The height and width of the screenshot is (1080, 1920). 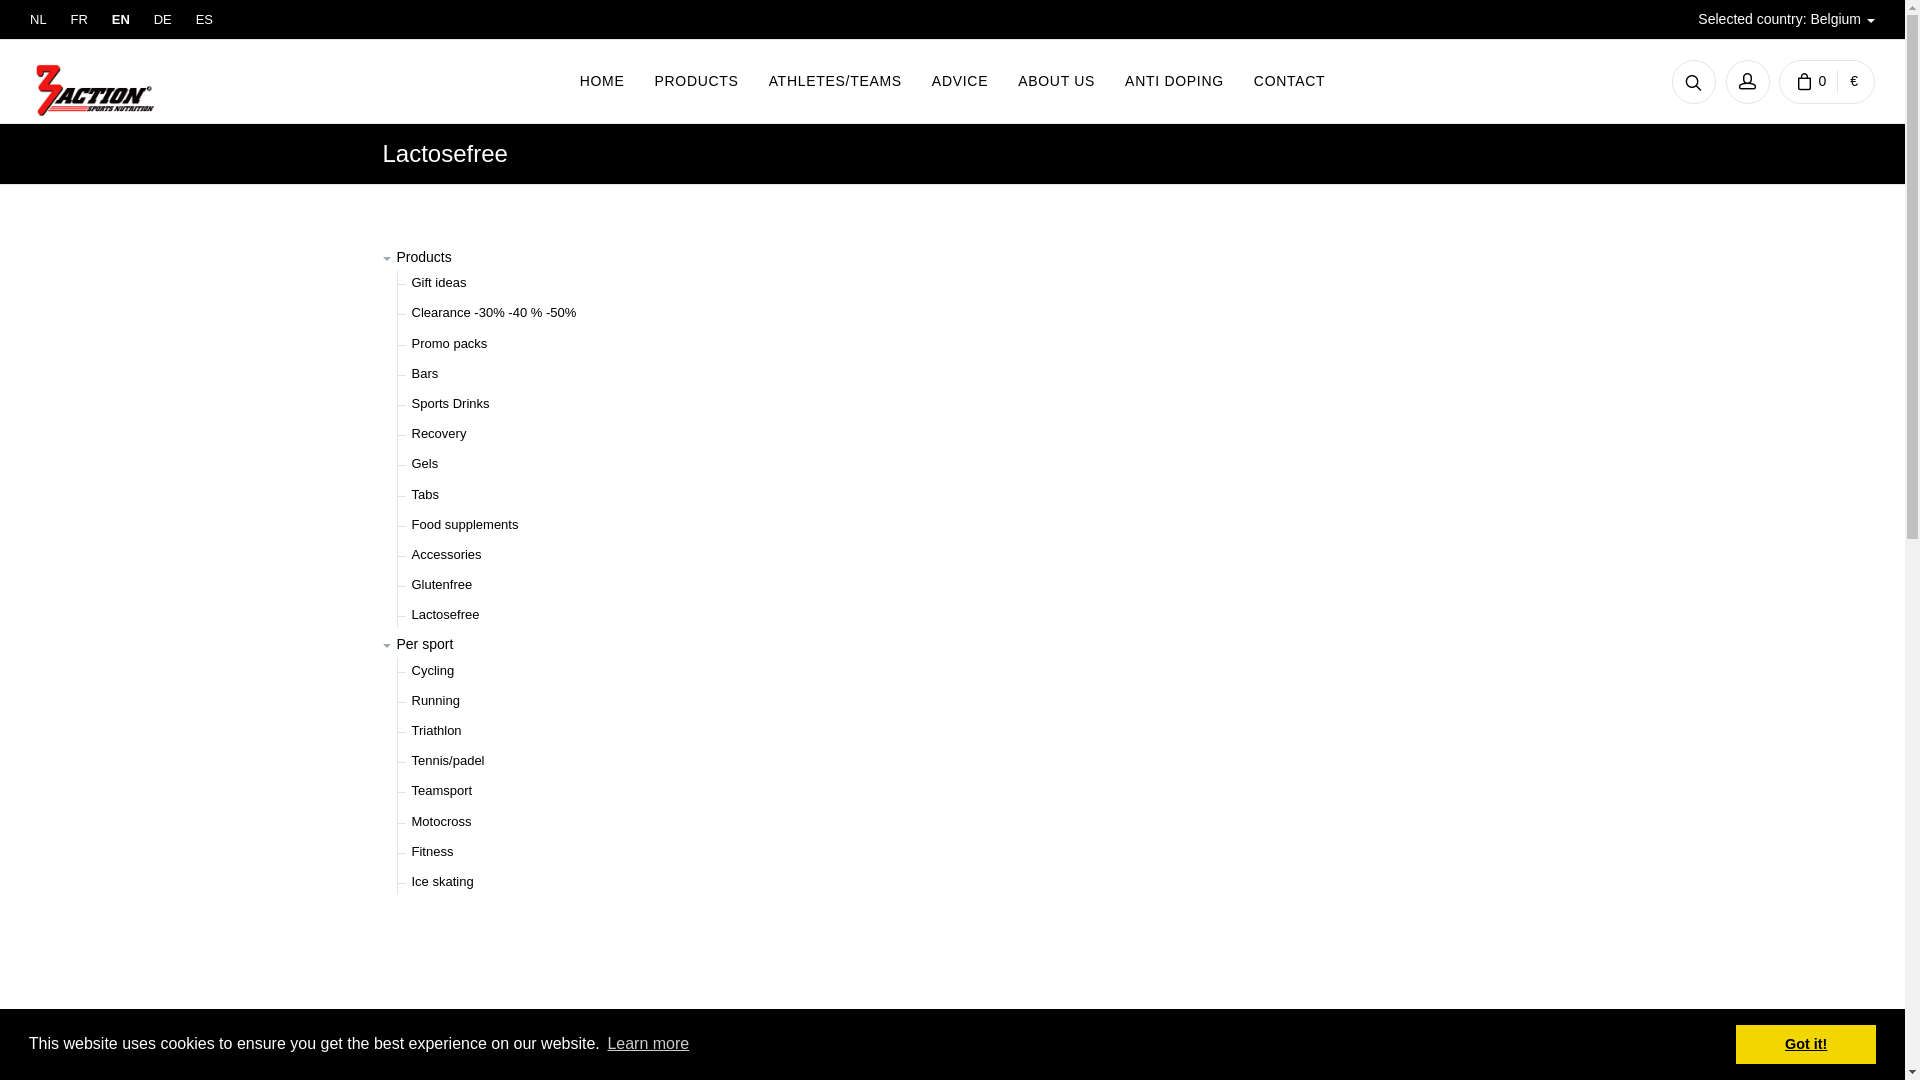 What do you see at coordinates (494, 312) in the screenshot?
I see `'Clearance -30% -40 % -50%'` at bounding box center [494, 312].